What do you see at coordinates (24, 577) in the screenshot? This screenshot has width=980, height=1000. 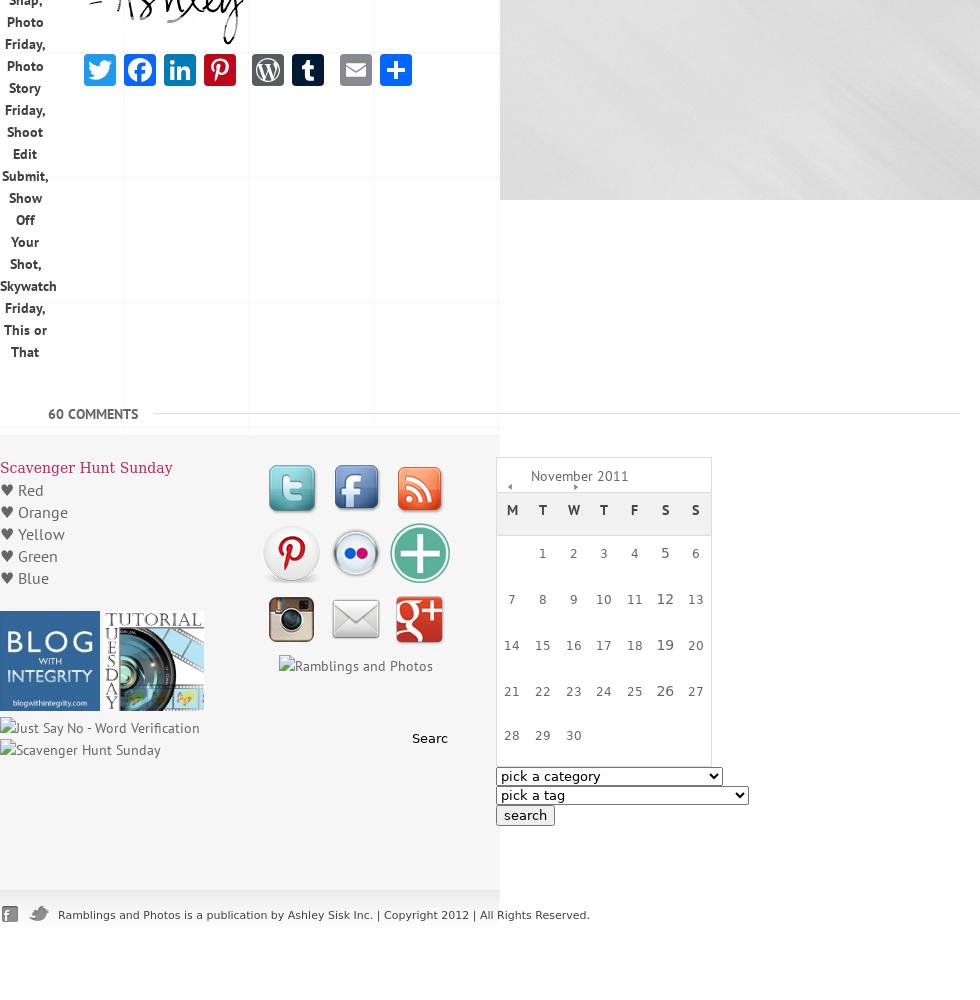 I see `'♥ Blue'` at bounding box center [24, 577].